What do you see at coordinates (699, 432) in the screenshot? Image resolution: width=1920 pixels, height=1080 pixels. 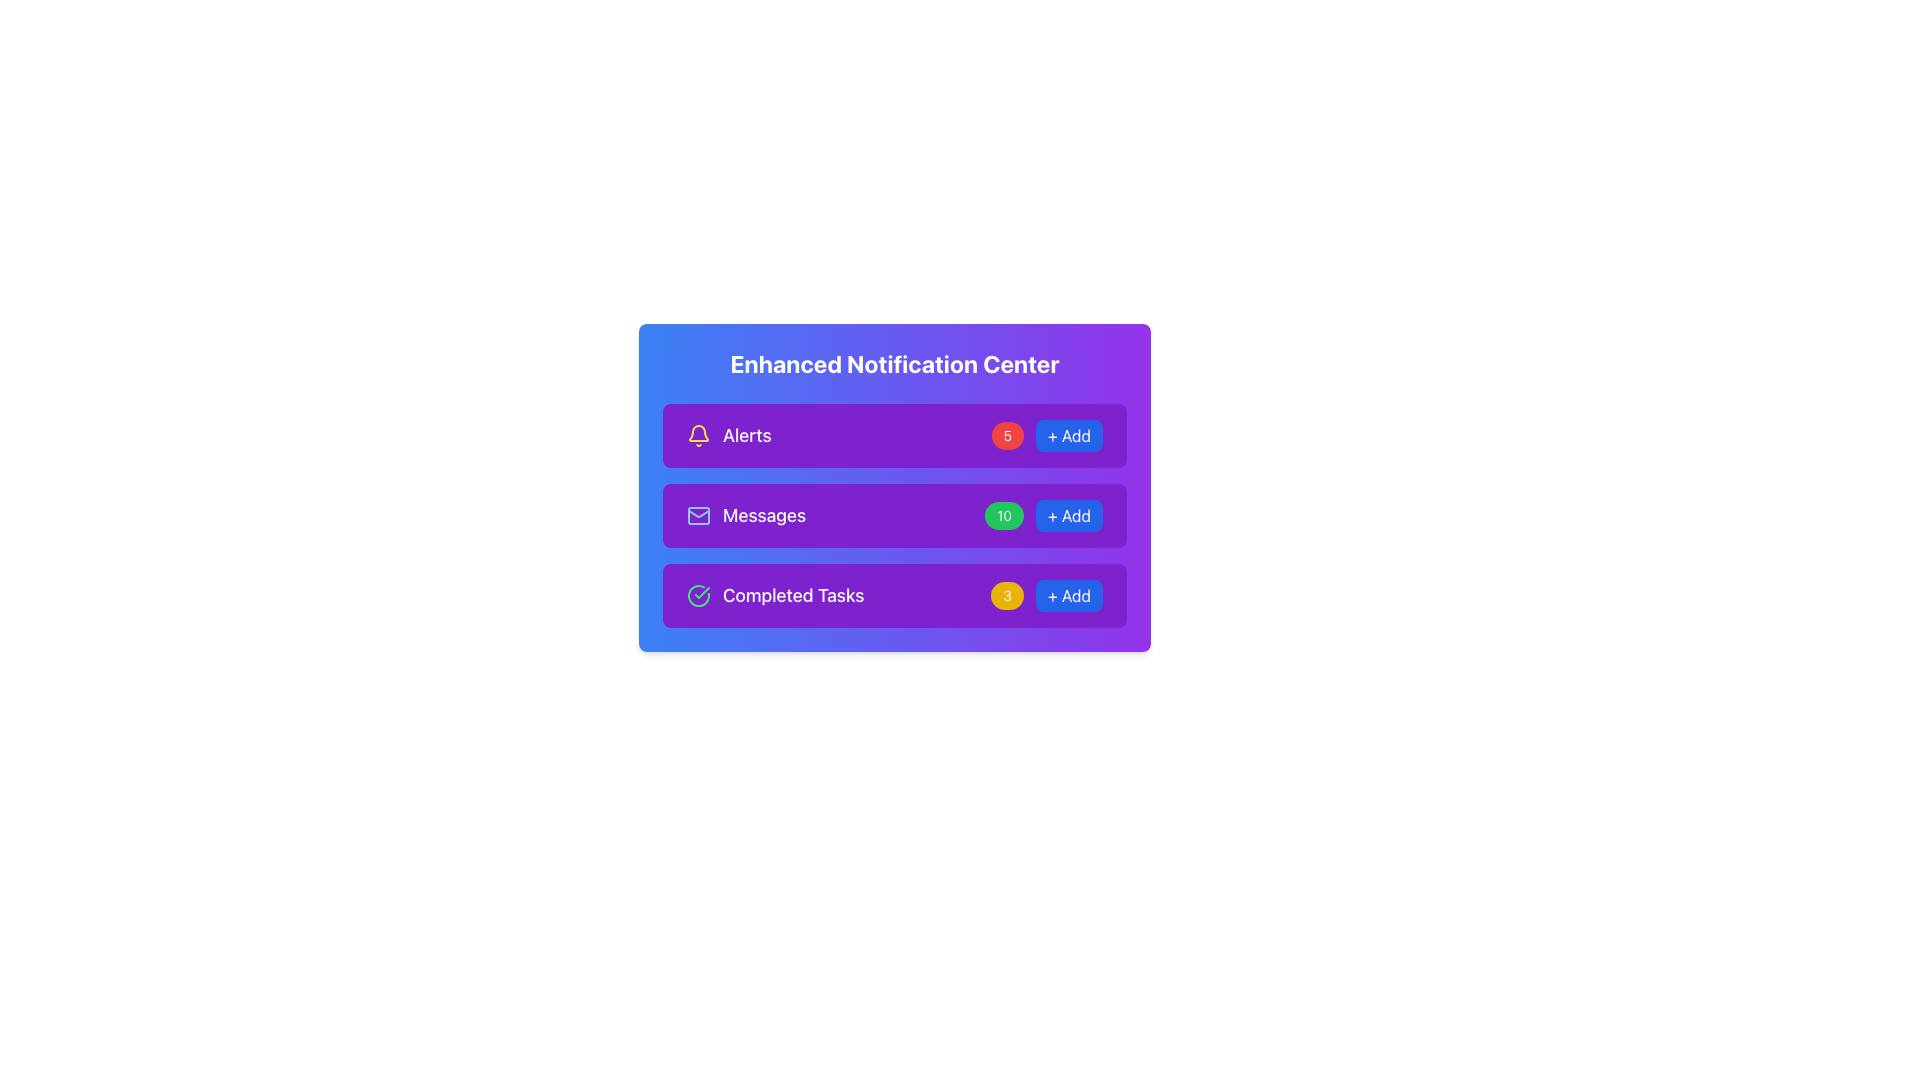 I see `the notification icon representing alerts in the interface, which is the first icon in a vertical list of notifications` at bounding box center [699, 432].